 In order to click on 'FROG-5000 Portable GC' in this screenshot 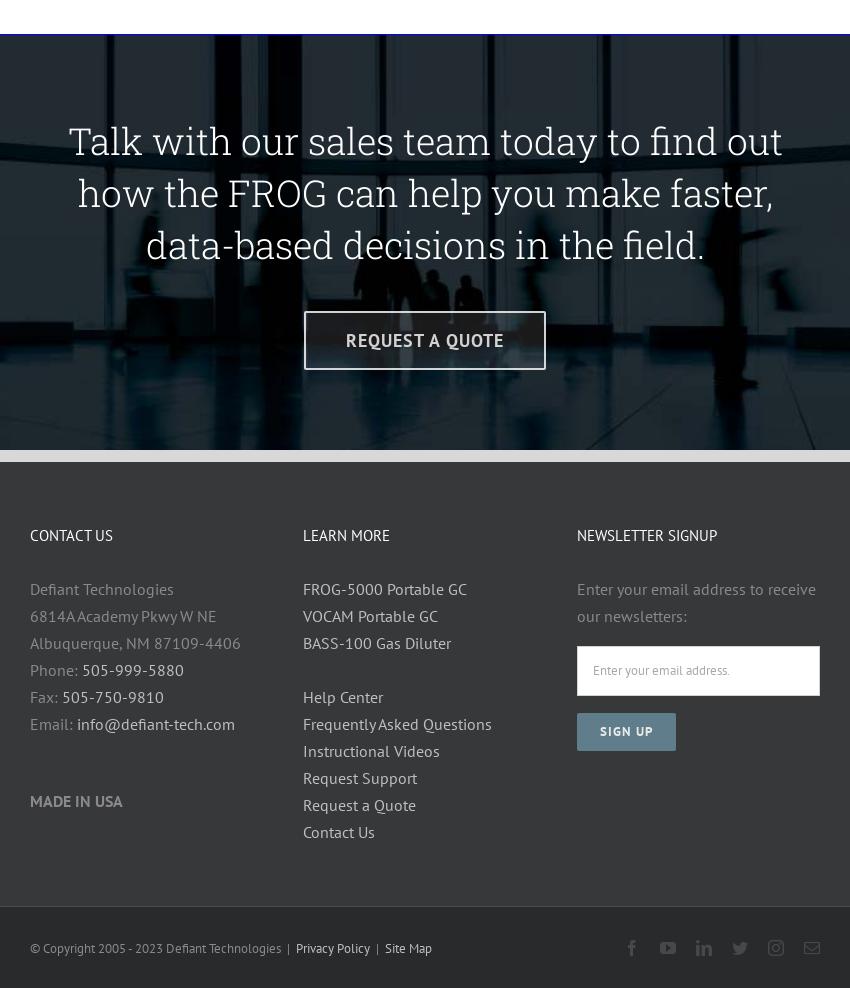, I will do `click(303, 587)`.